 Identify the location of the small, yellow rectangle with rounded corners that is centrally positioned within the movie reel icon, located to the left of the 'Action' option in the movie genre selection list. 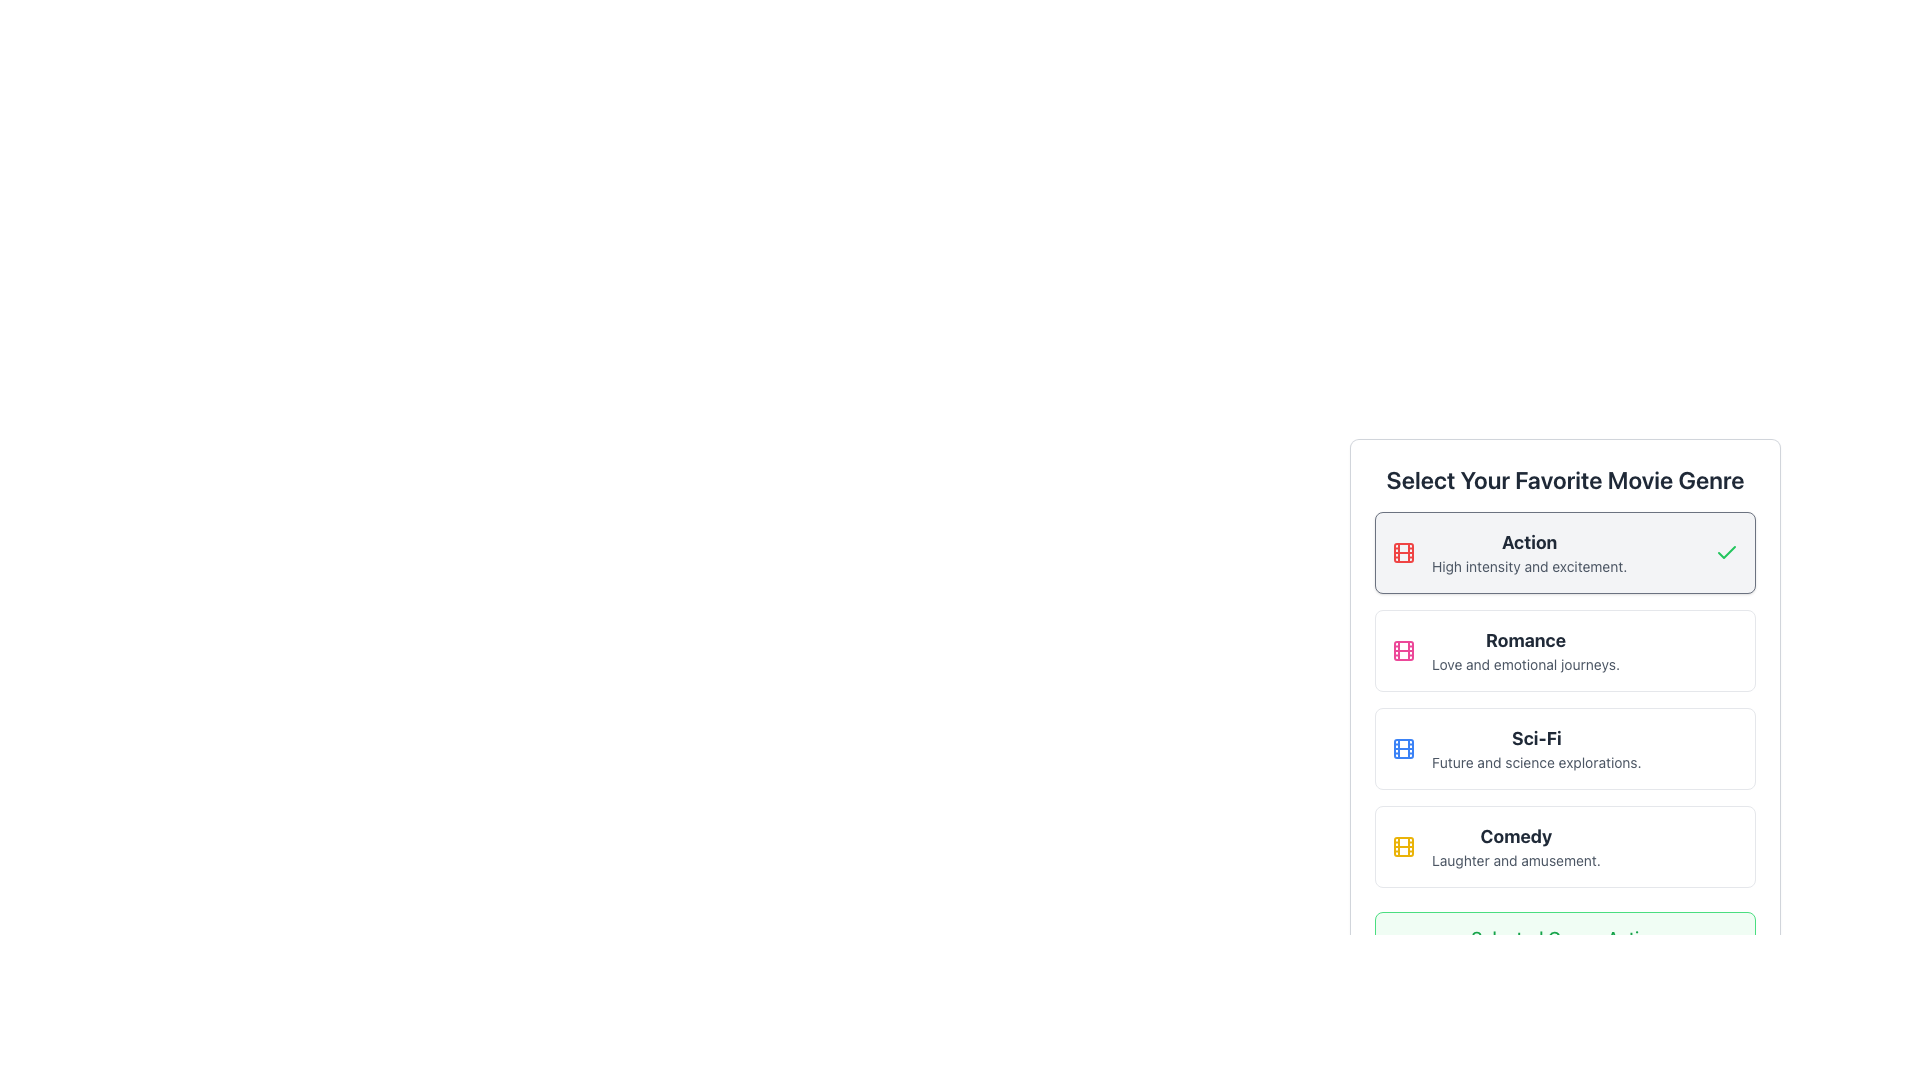
(1402, 847).